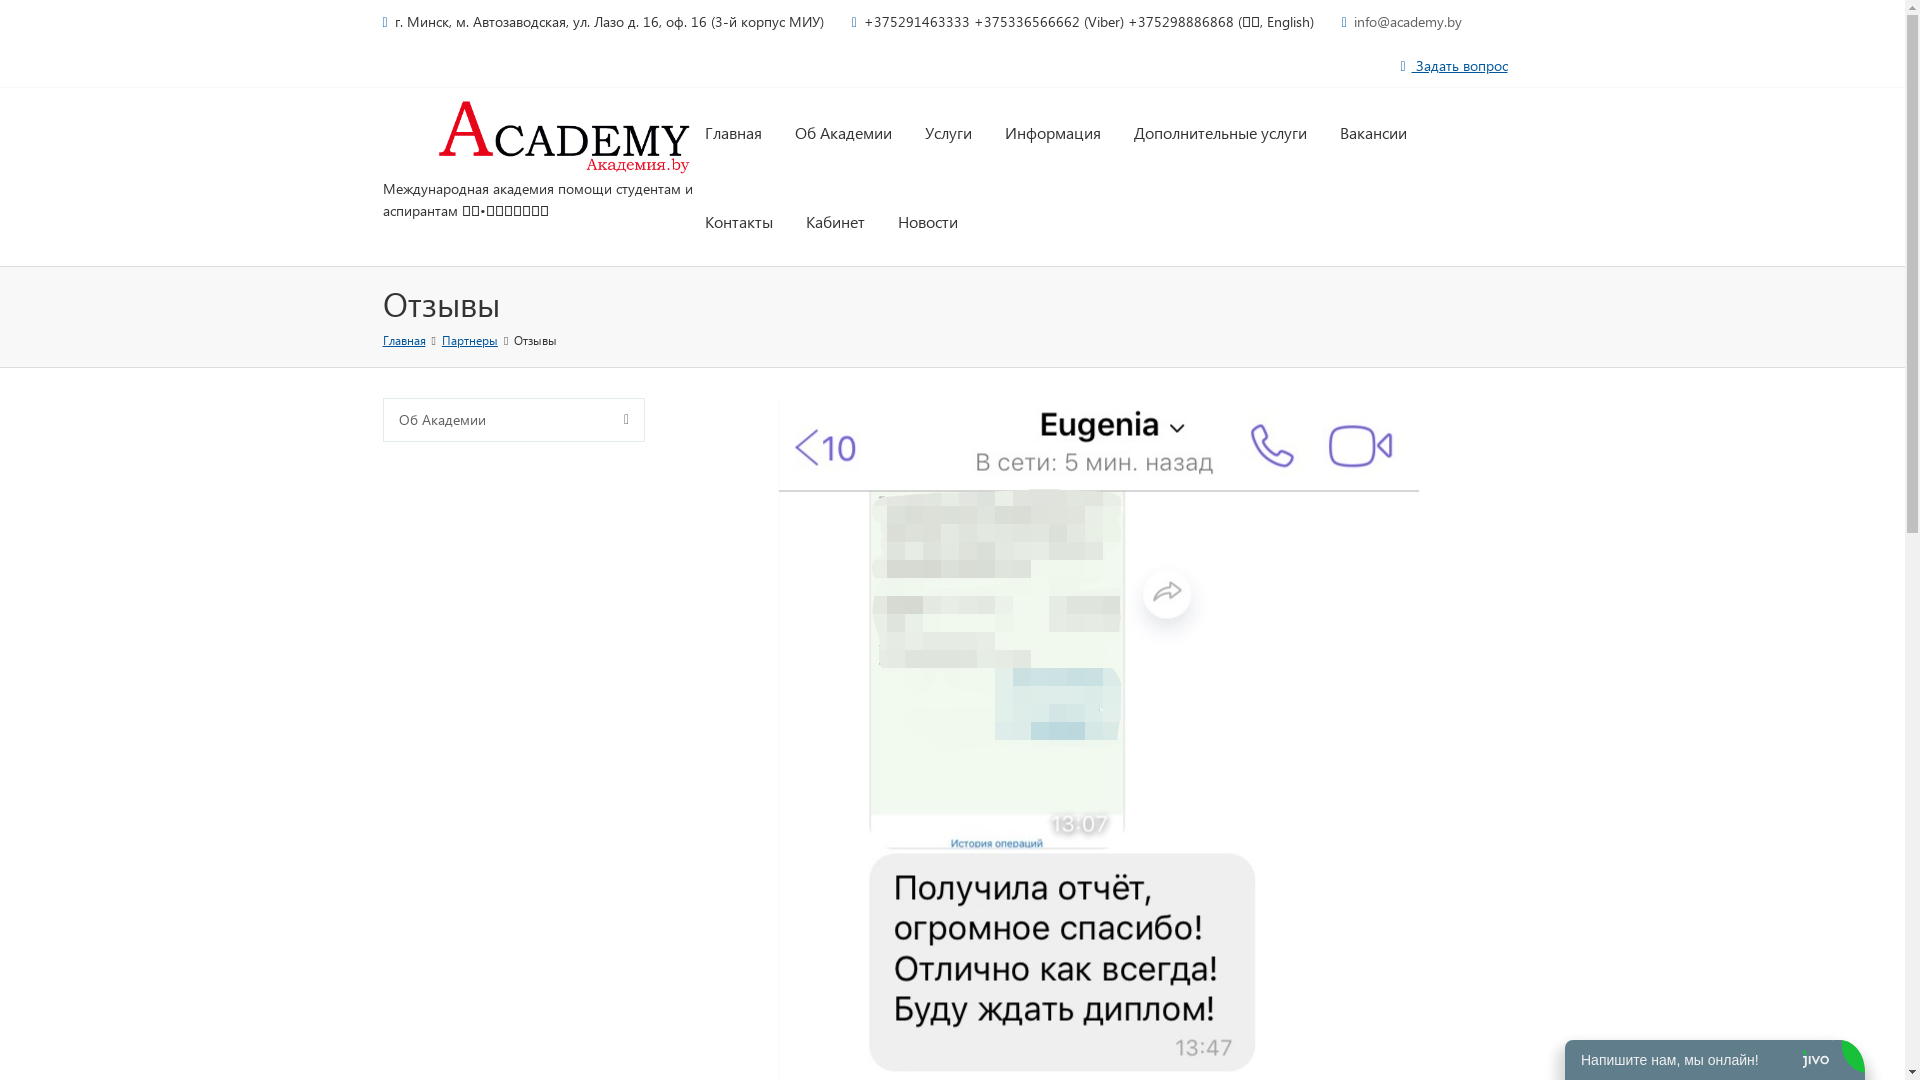  What do you see at coordinates (1353, 21) in the screenshot?
I see `'info@academy.by'` at bounding box center [1353, 21].